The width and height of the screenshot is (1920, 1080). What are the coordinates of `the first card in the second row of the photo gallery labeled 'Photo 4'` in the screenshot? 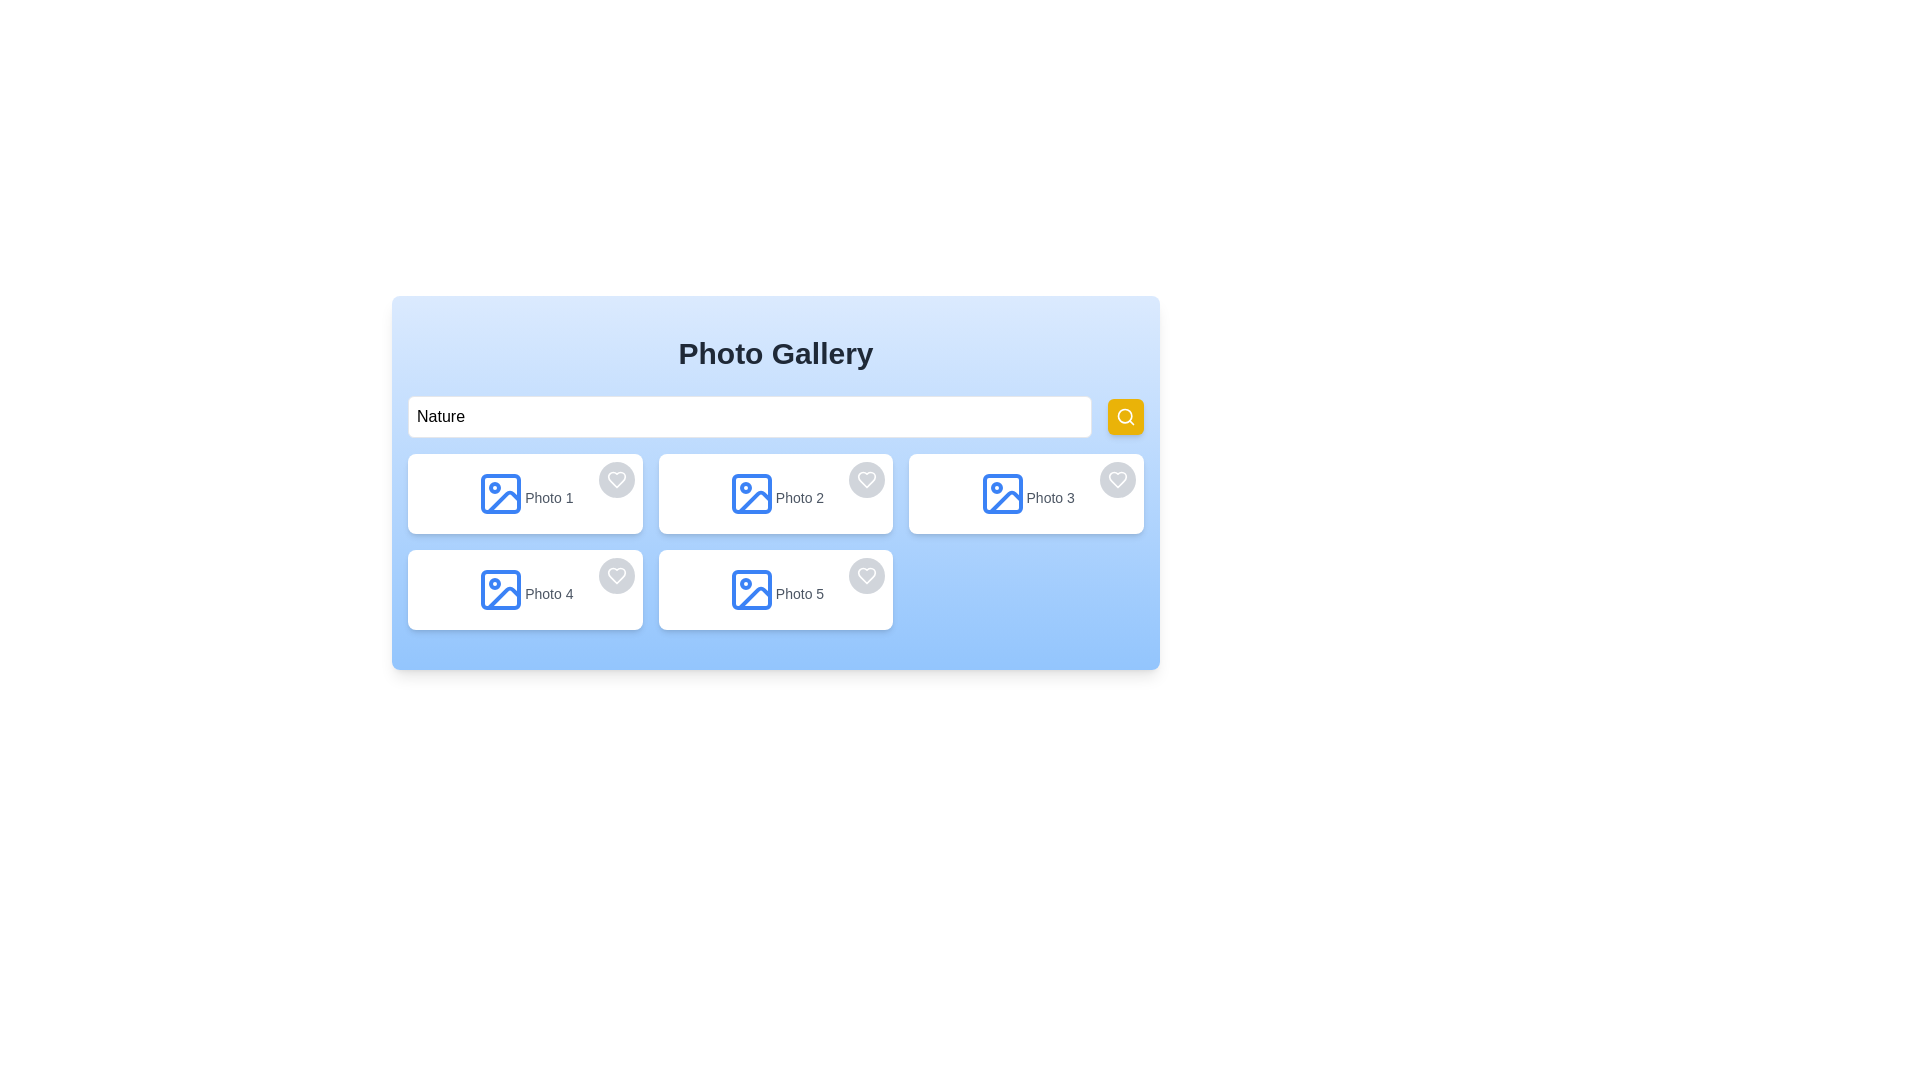 It's located at (525, 589).